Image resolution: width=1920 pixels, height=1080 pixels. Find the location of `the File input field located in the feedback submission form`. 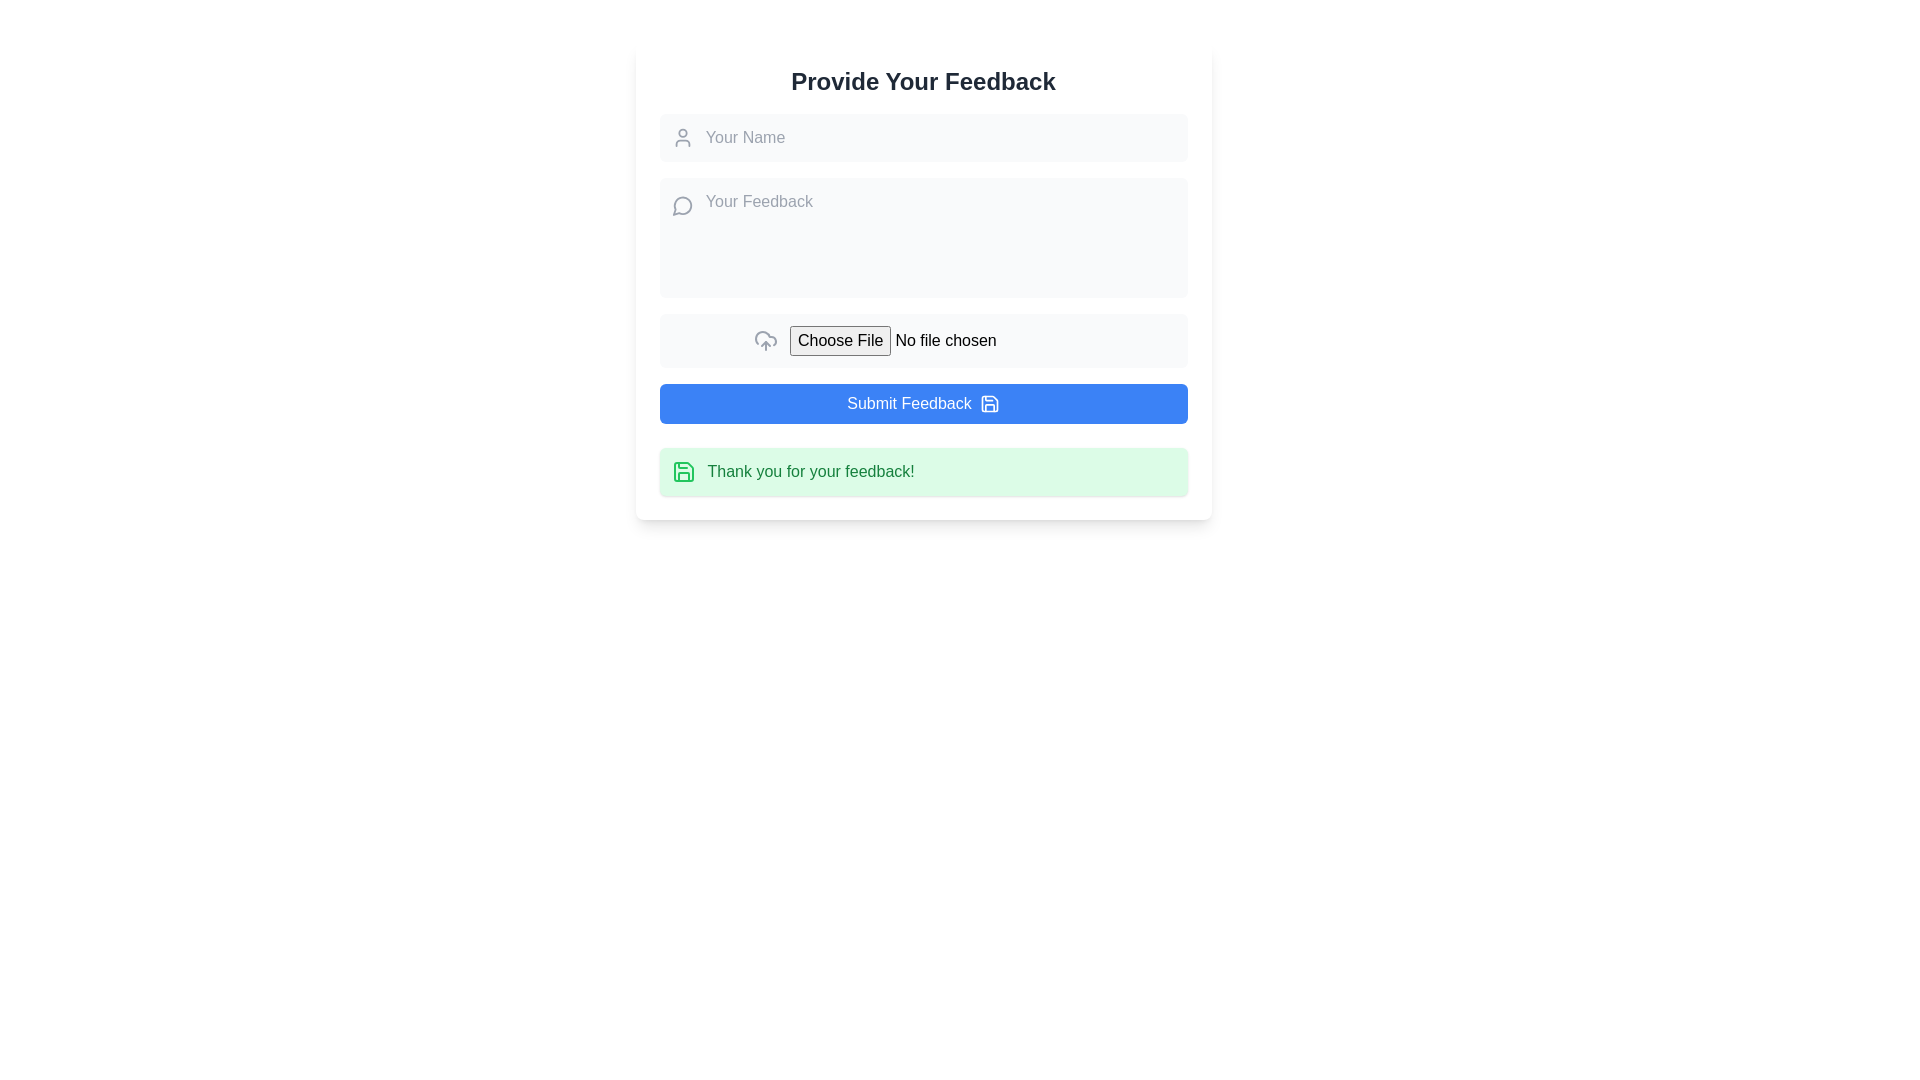

the File input field located in the feedback submission form is located at coordinates (940, 339).